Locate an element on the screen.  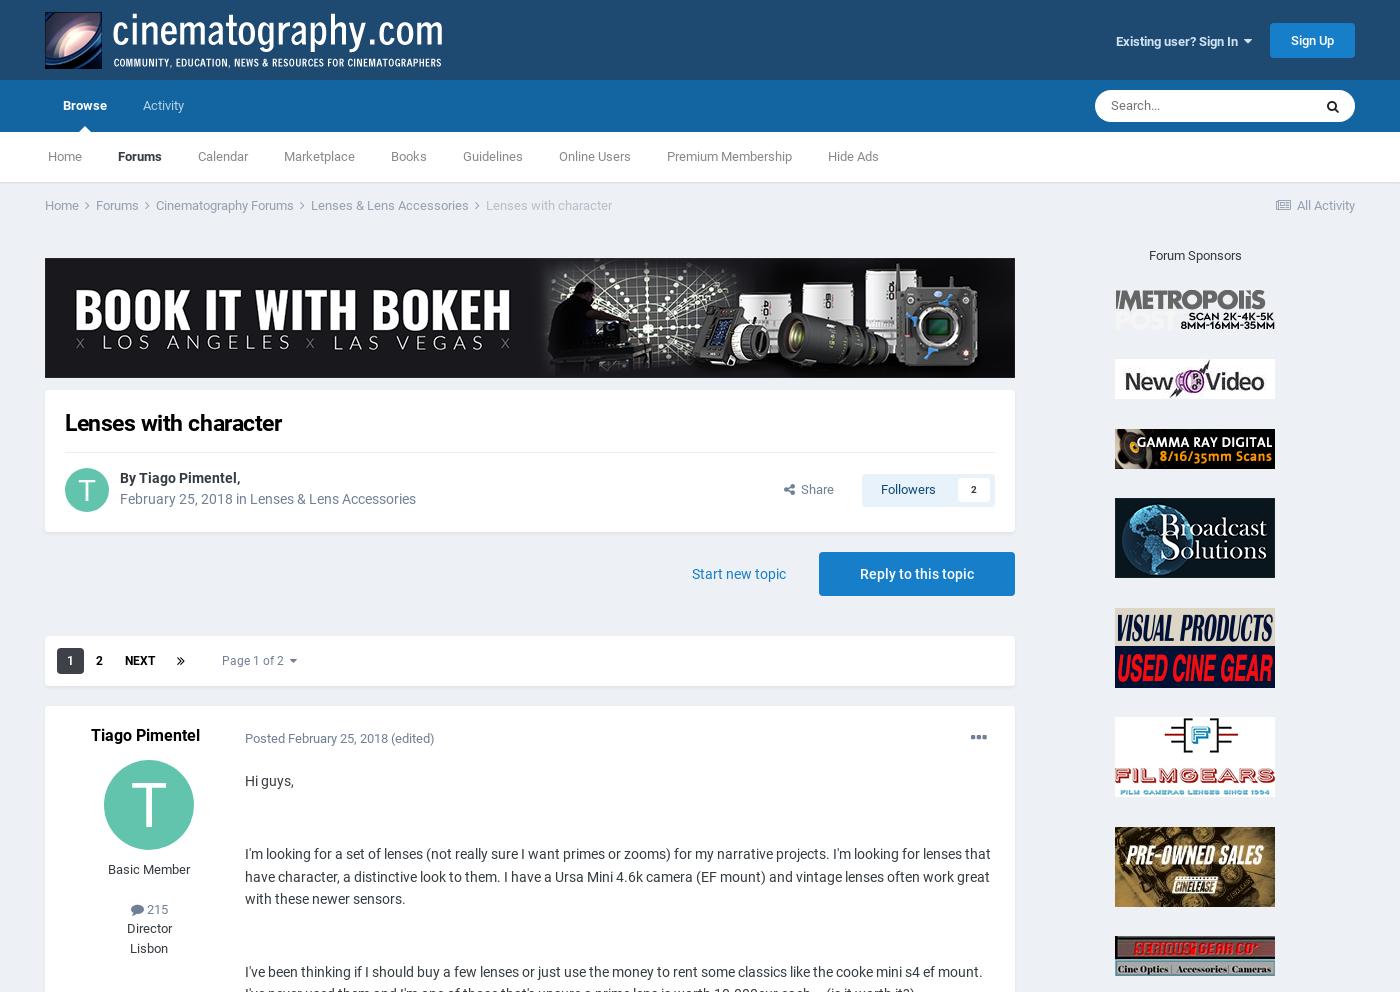
'Followers' is located at coordinates (908, 489).